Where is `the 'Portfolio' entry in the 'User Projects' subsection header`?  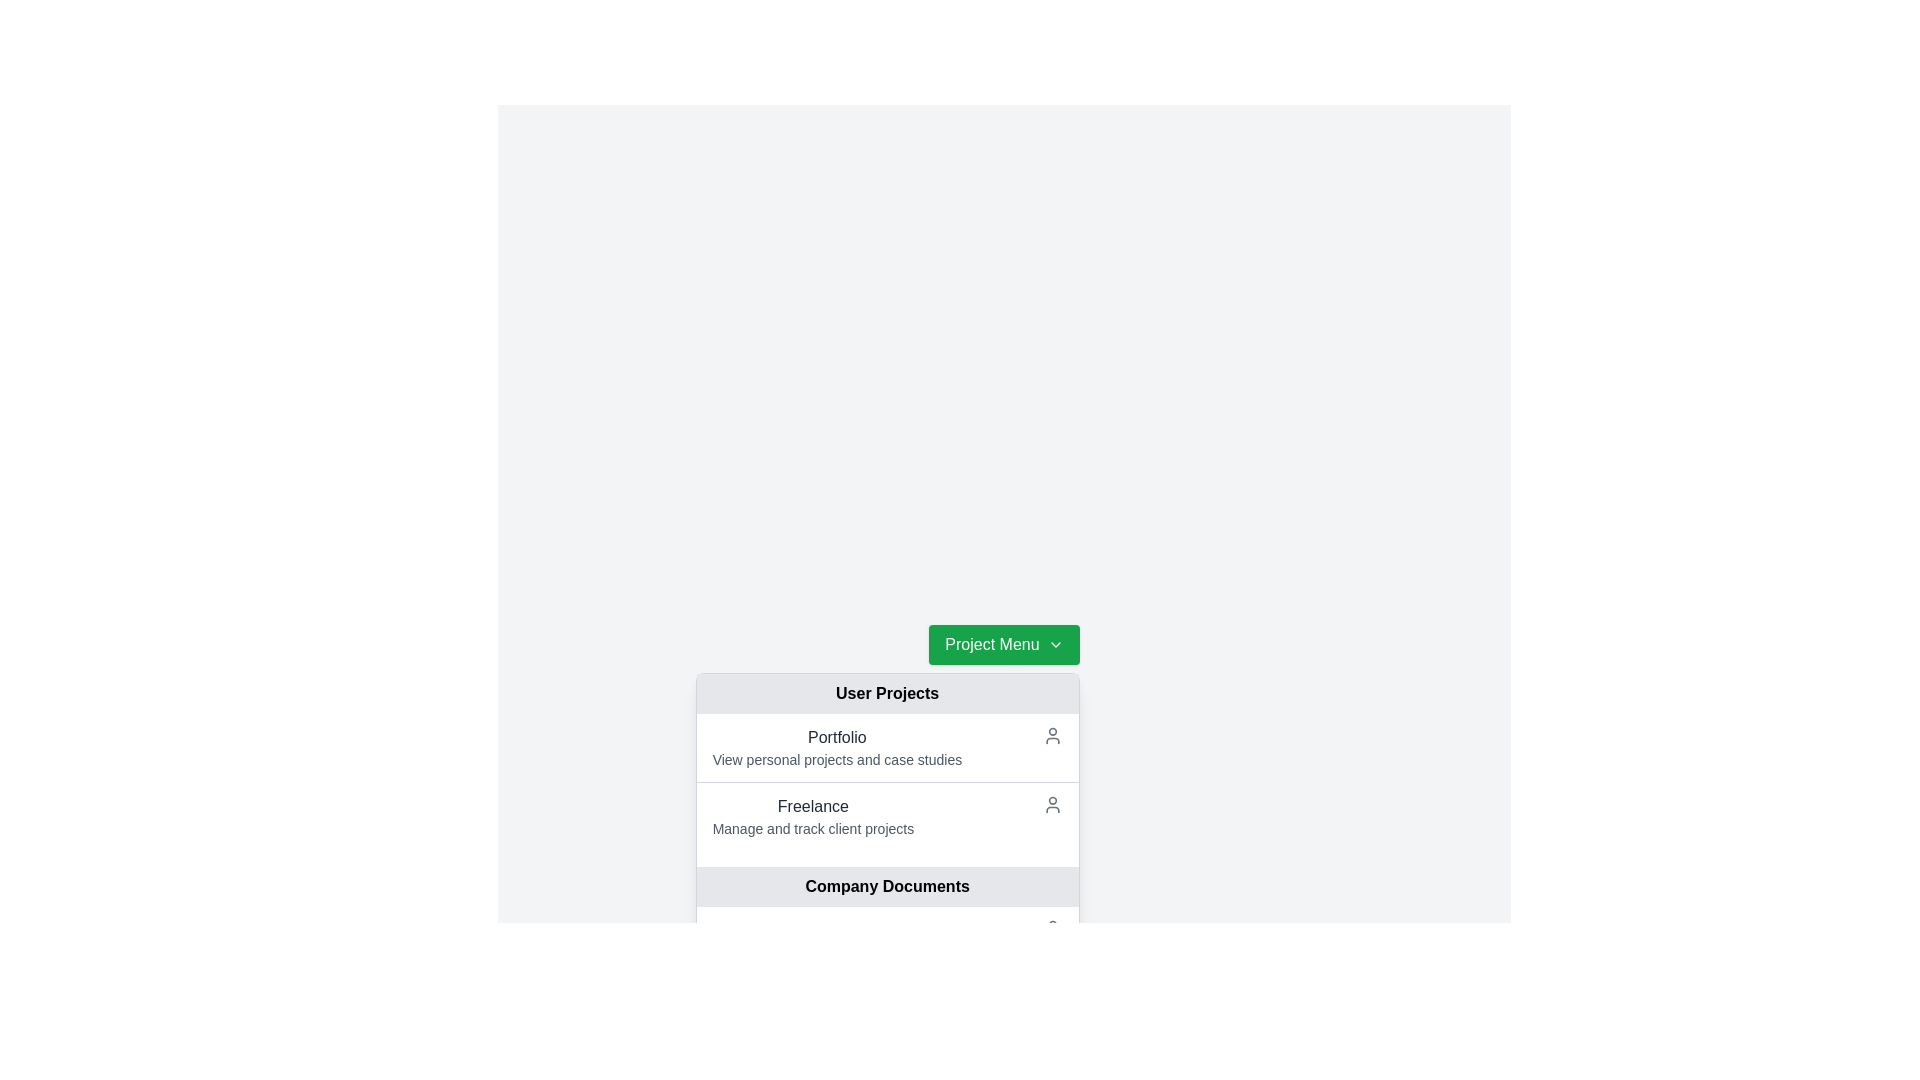
the 'Portfolio' entry in the 'User Projects' subsection header is located at coordinates (886, 762).